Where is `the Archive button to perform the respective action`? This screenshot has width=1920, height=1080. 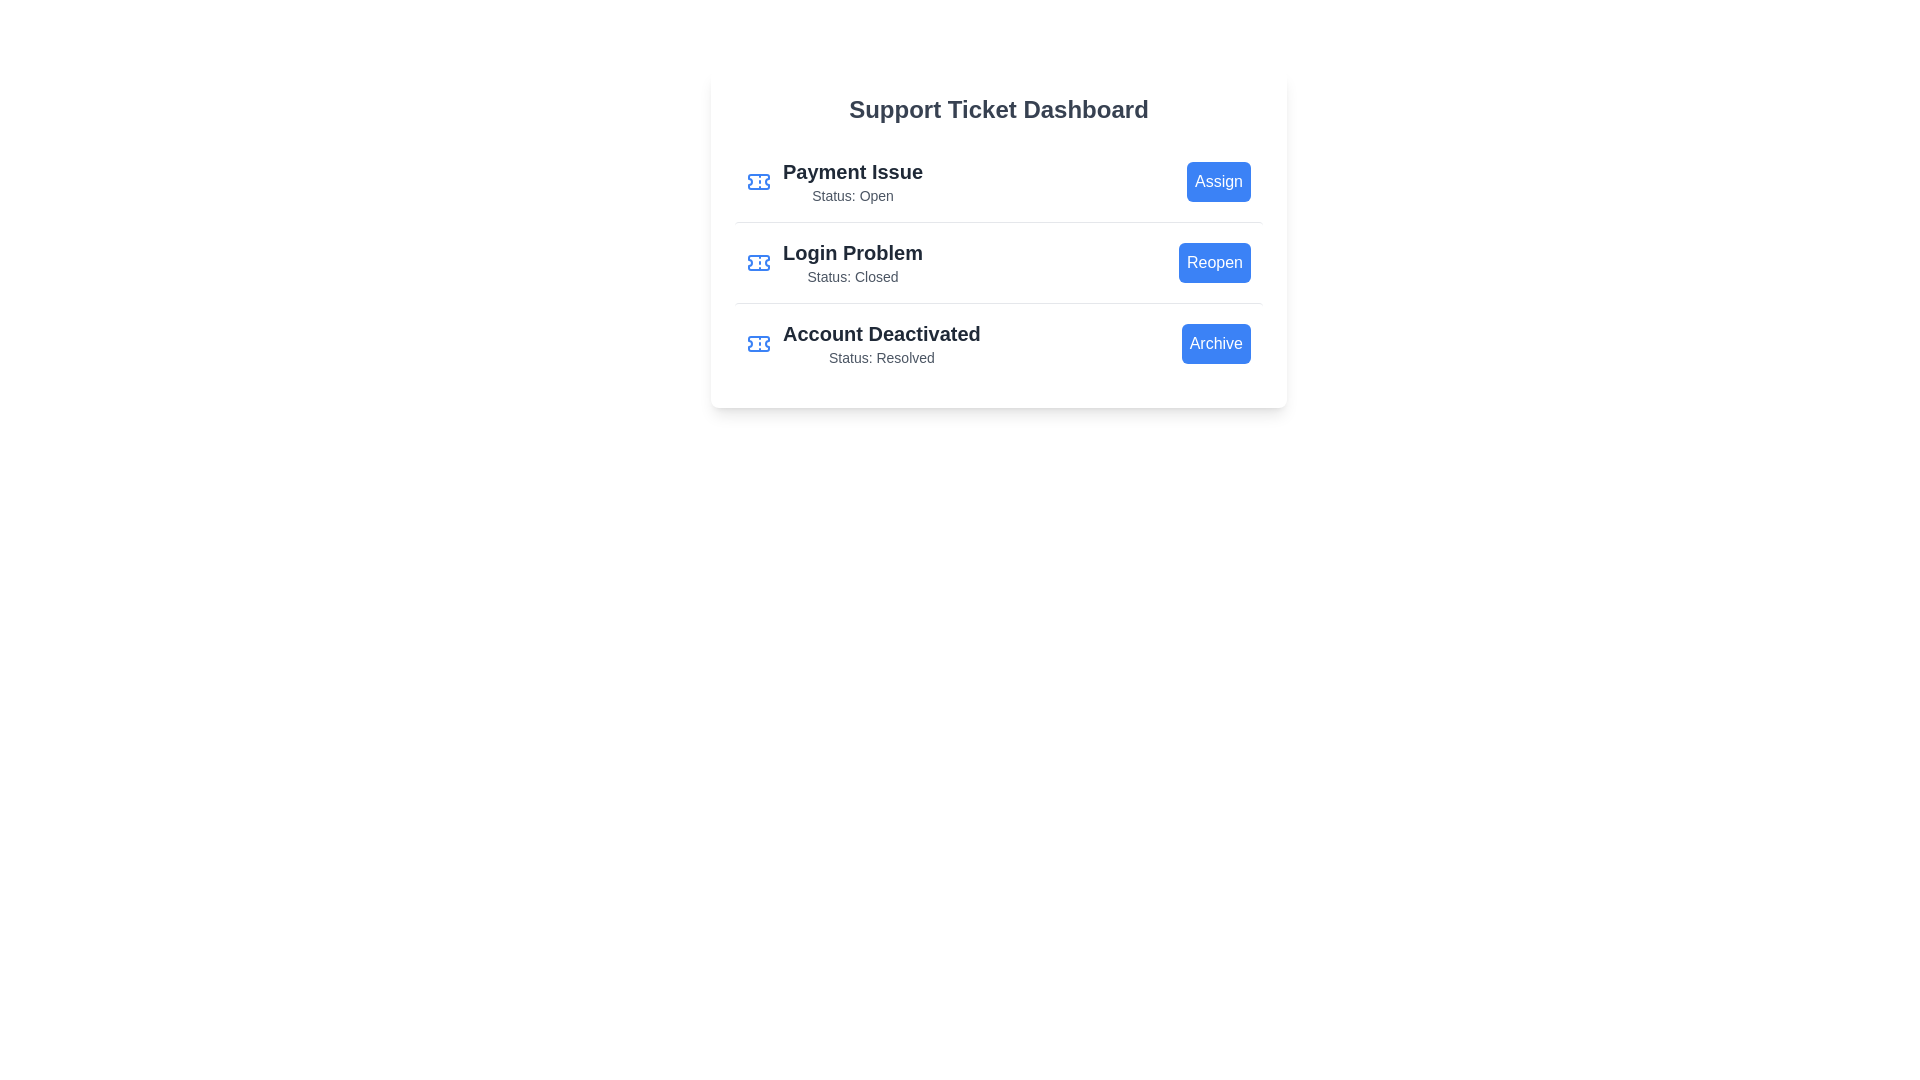
the Archive button to perform the respective action is located at coordinates (1215, 342).